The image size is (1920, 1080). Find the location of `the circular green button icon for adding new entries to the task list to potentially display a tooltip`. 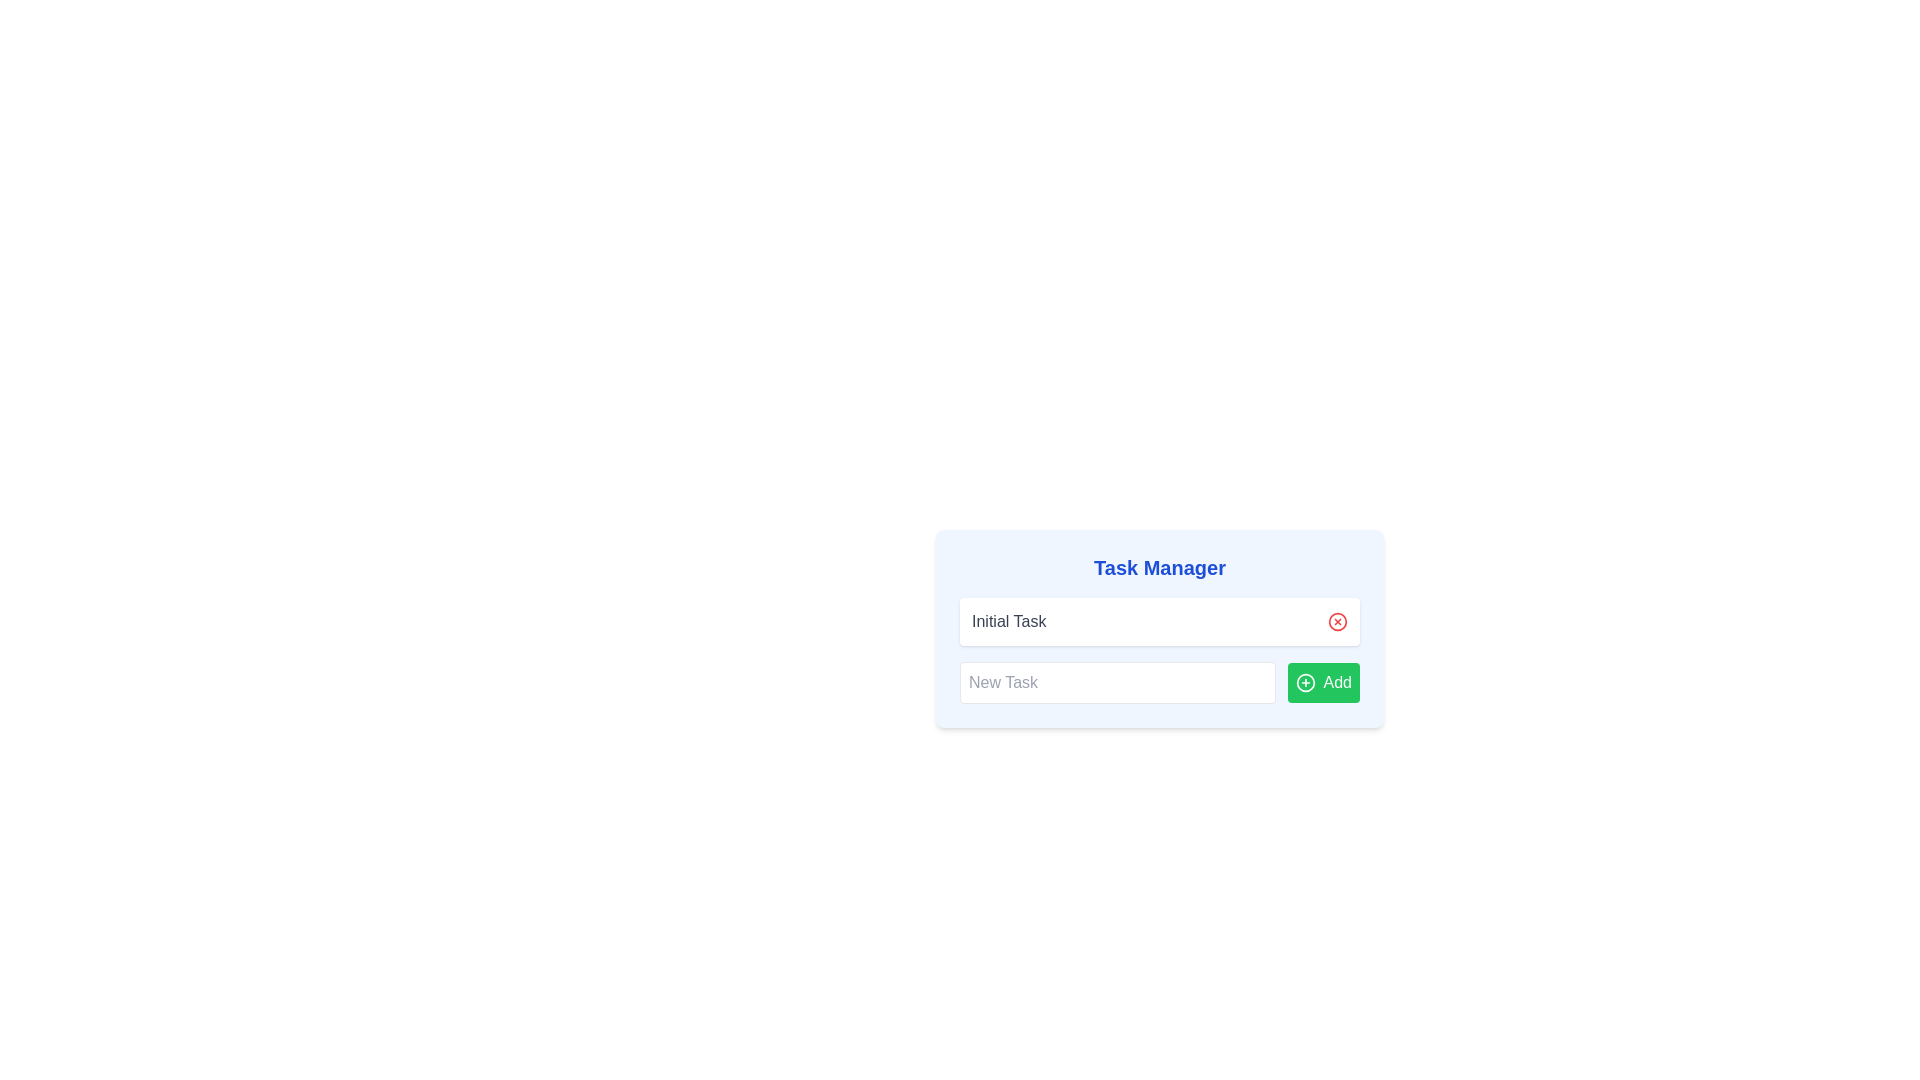

the circular green button icon for adding new entries to the task list to potentially display a tooltip is located at coordinates (1305, 681).